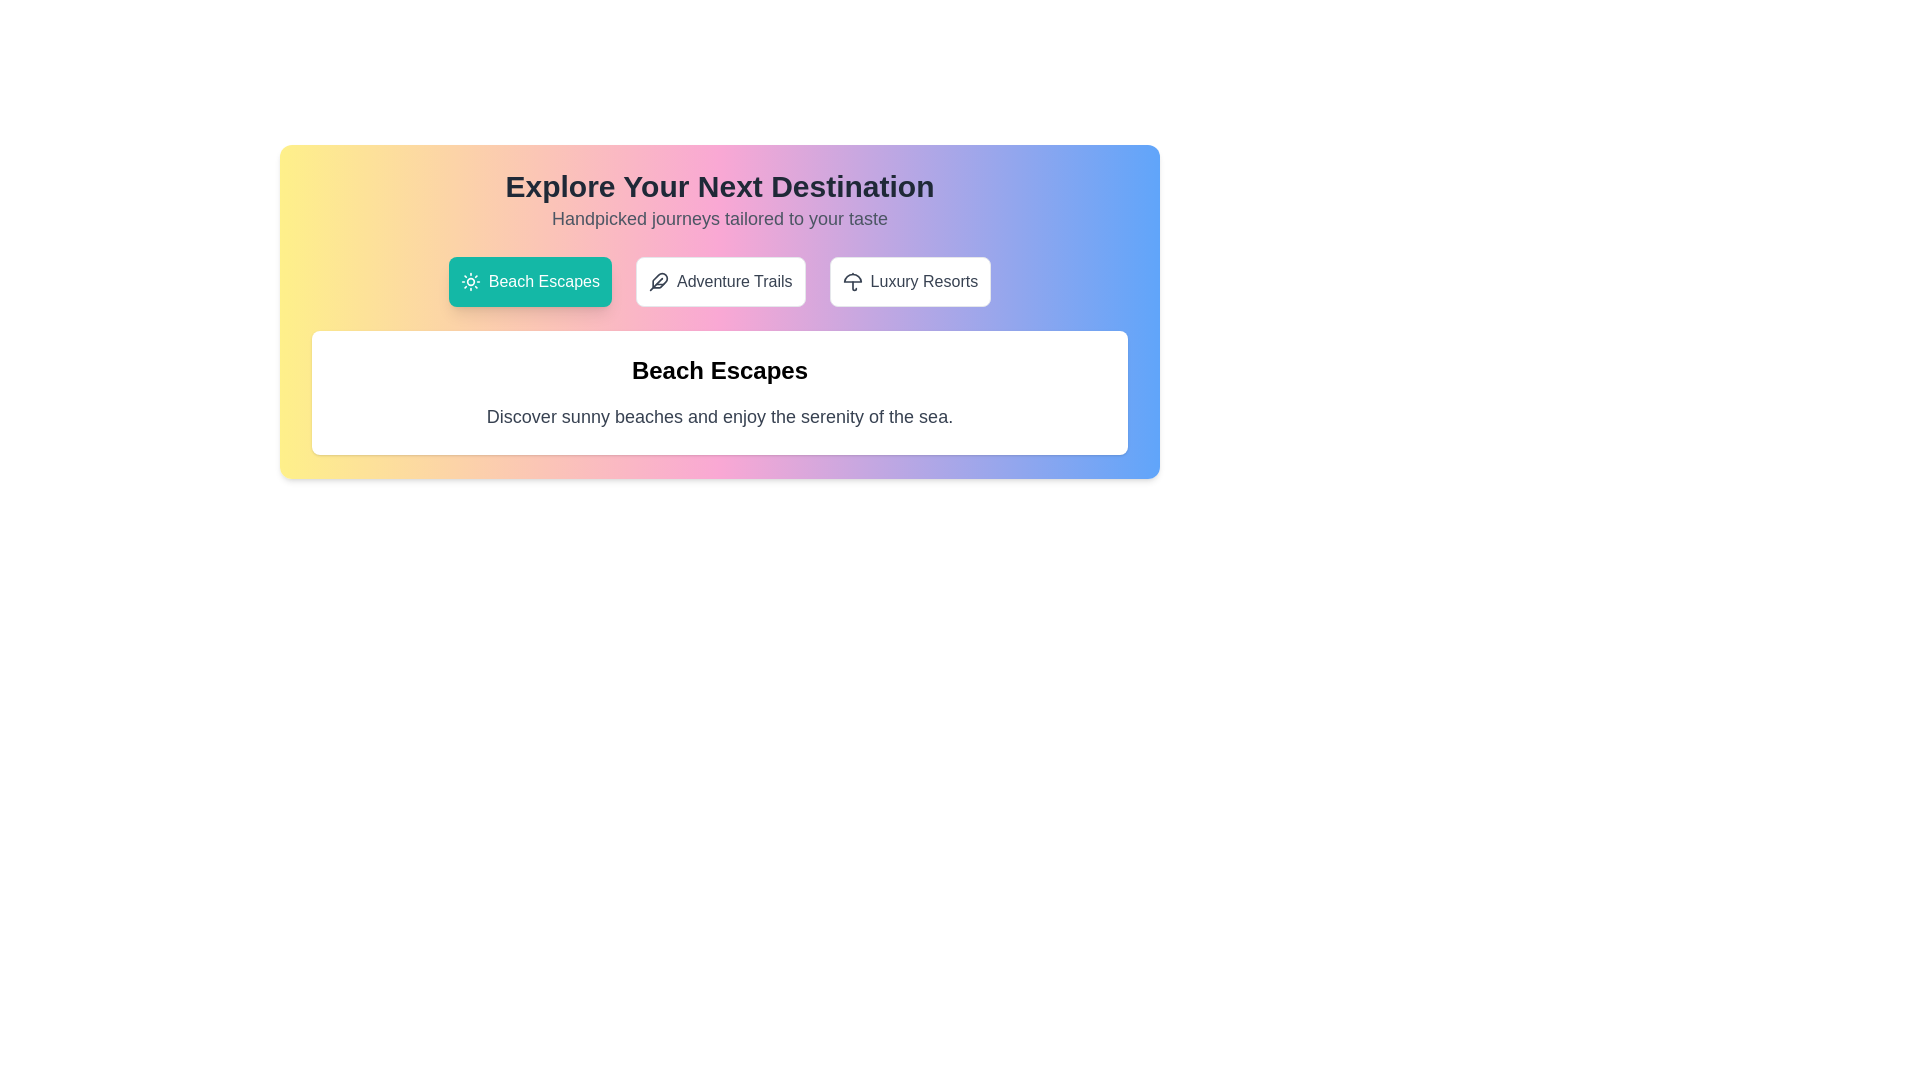 The image size is (1920, 1080). I want to click on the tab labeled 'Luxury Resorts', so click(909, 281).